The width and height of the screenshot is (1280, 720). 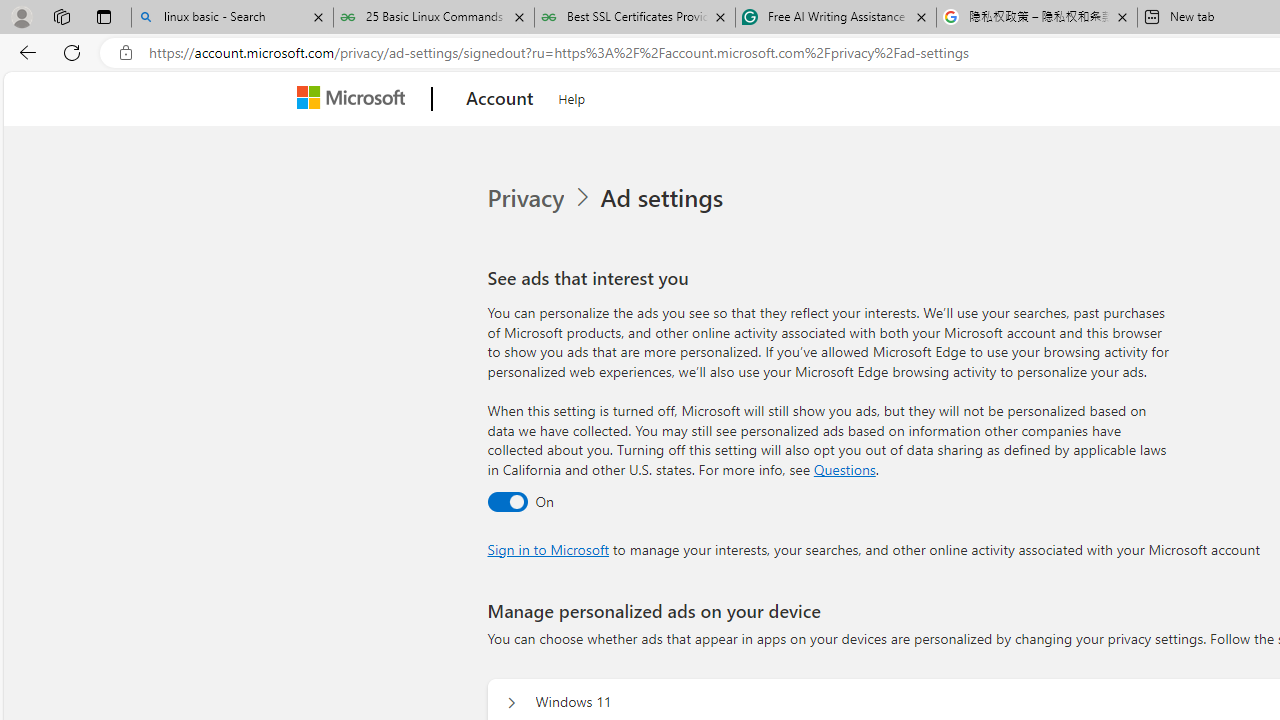 I want to click on 'Account', so click(x=499, y=99).